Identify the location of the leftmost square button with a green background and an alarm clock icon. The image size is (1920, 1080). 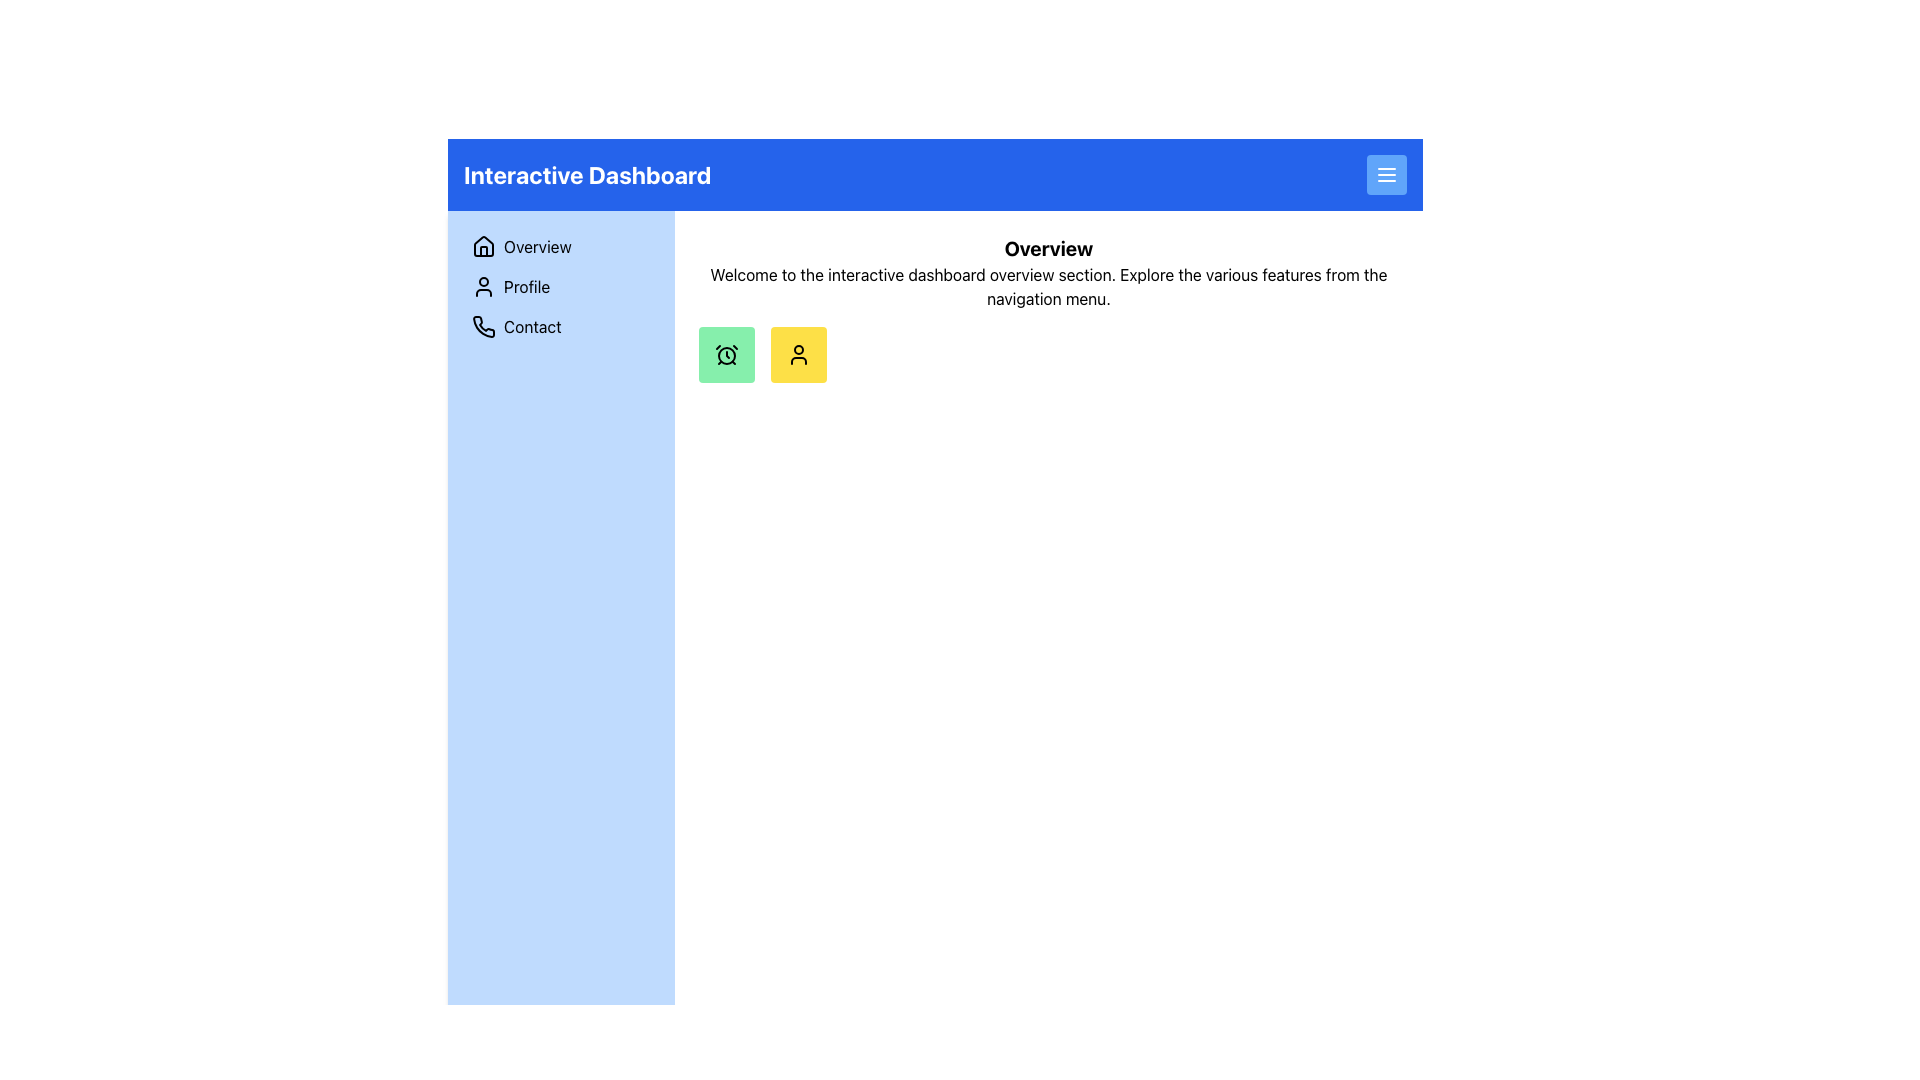
(725, 353).